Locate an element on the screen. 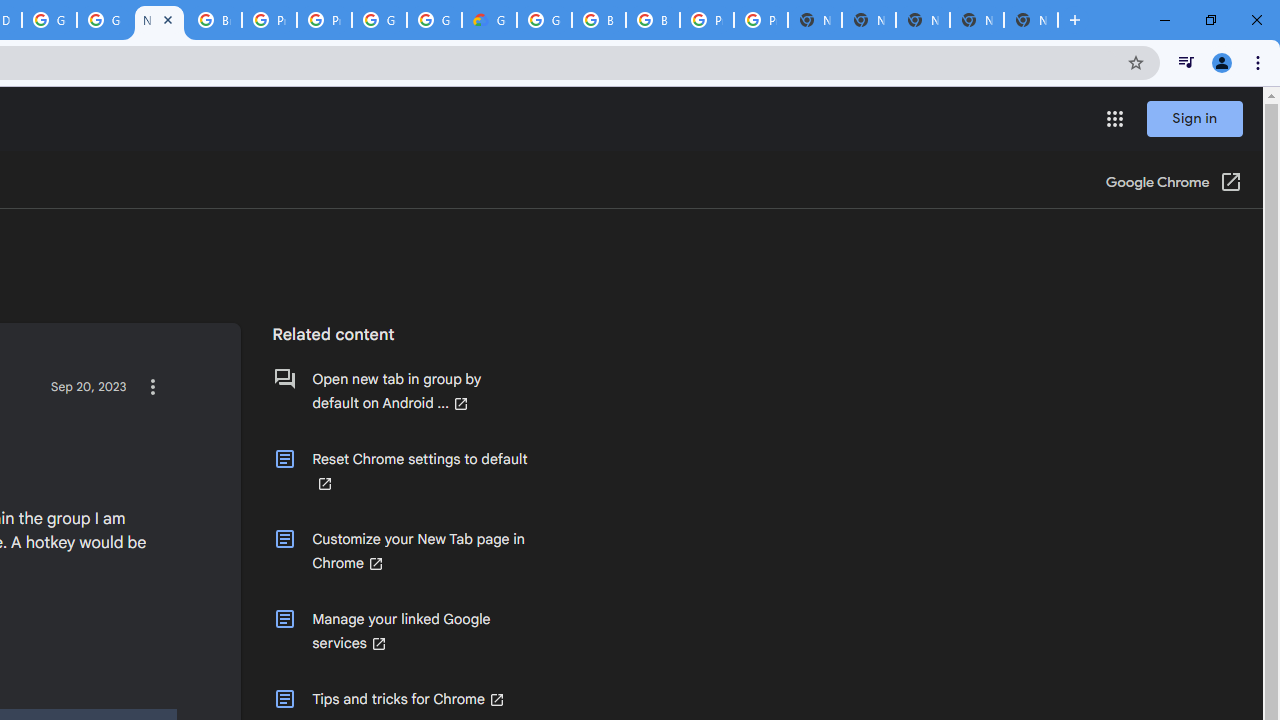 The width and height of the screenshot is (1280, 720). 'New Tab within Group - Google Chrome Community' is located at coordinates (158, 20).